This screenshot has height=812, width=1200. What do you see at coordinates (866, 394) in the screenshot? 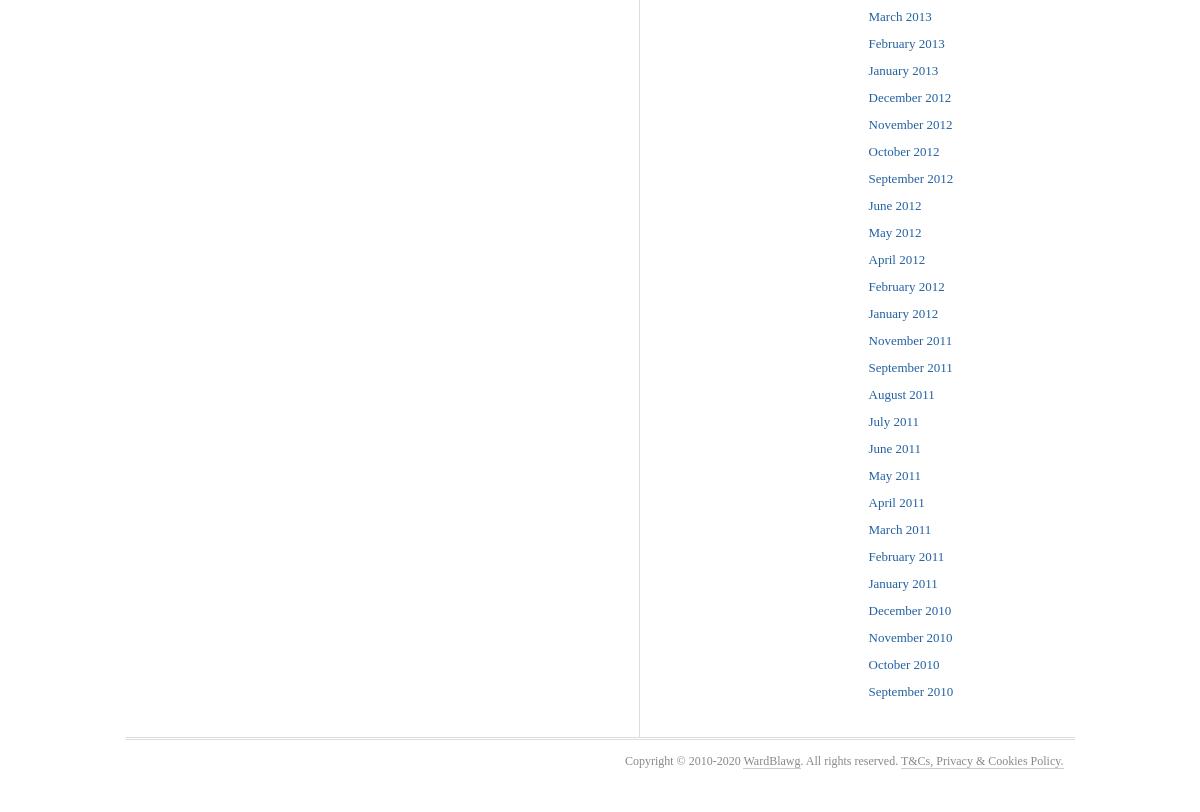
I see `'August 2011'` at bounding box center [866, 394].